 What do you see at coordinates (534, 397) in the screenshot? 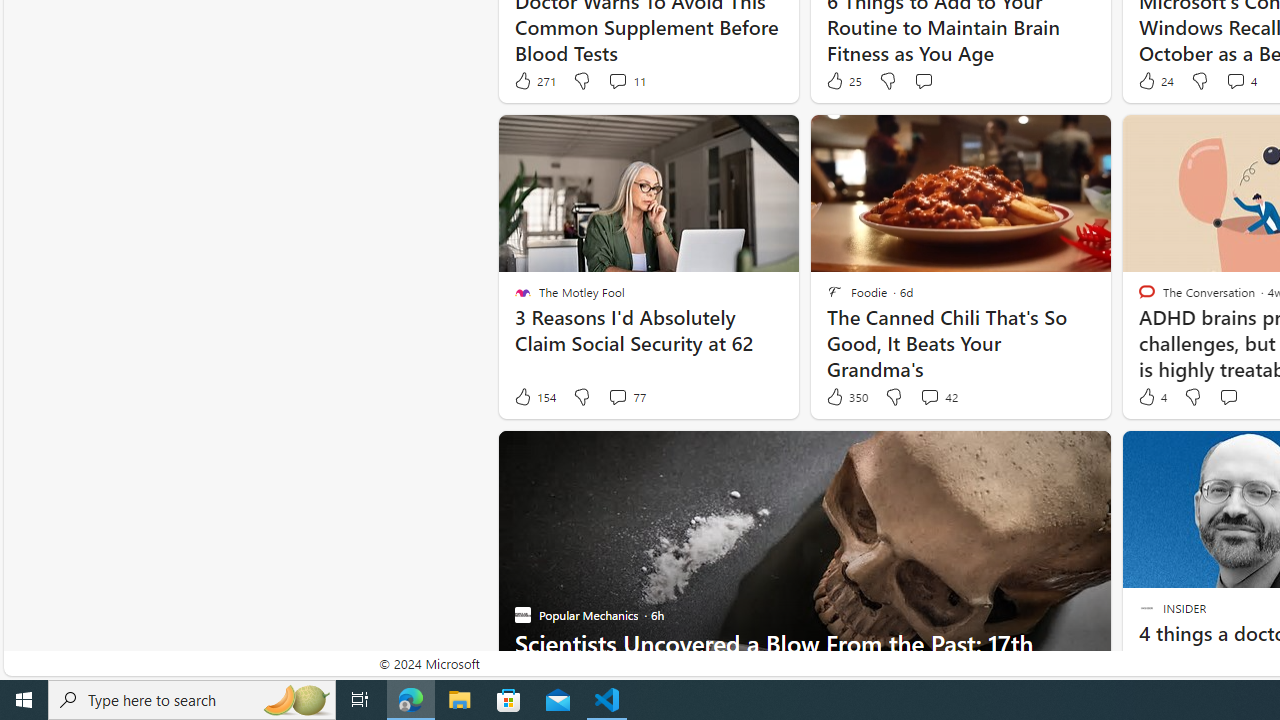
I see `'154 Like'` at bounding box center [534, 397].